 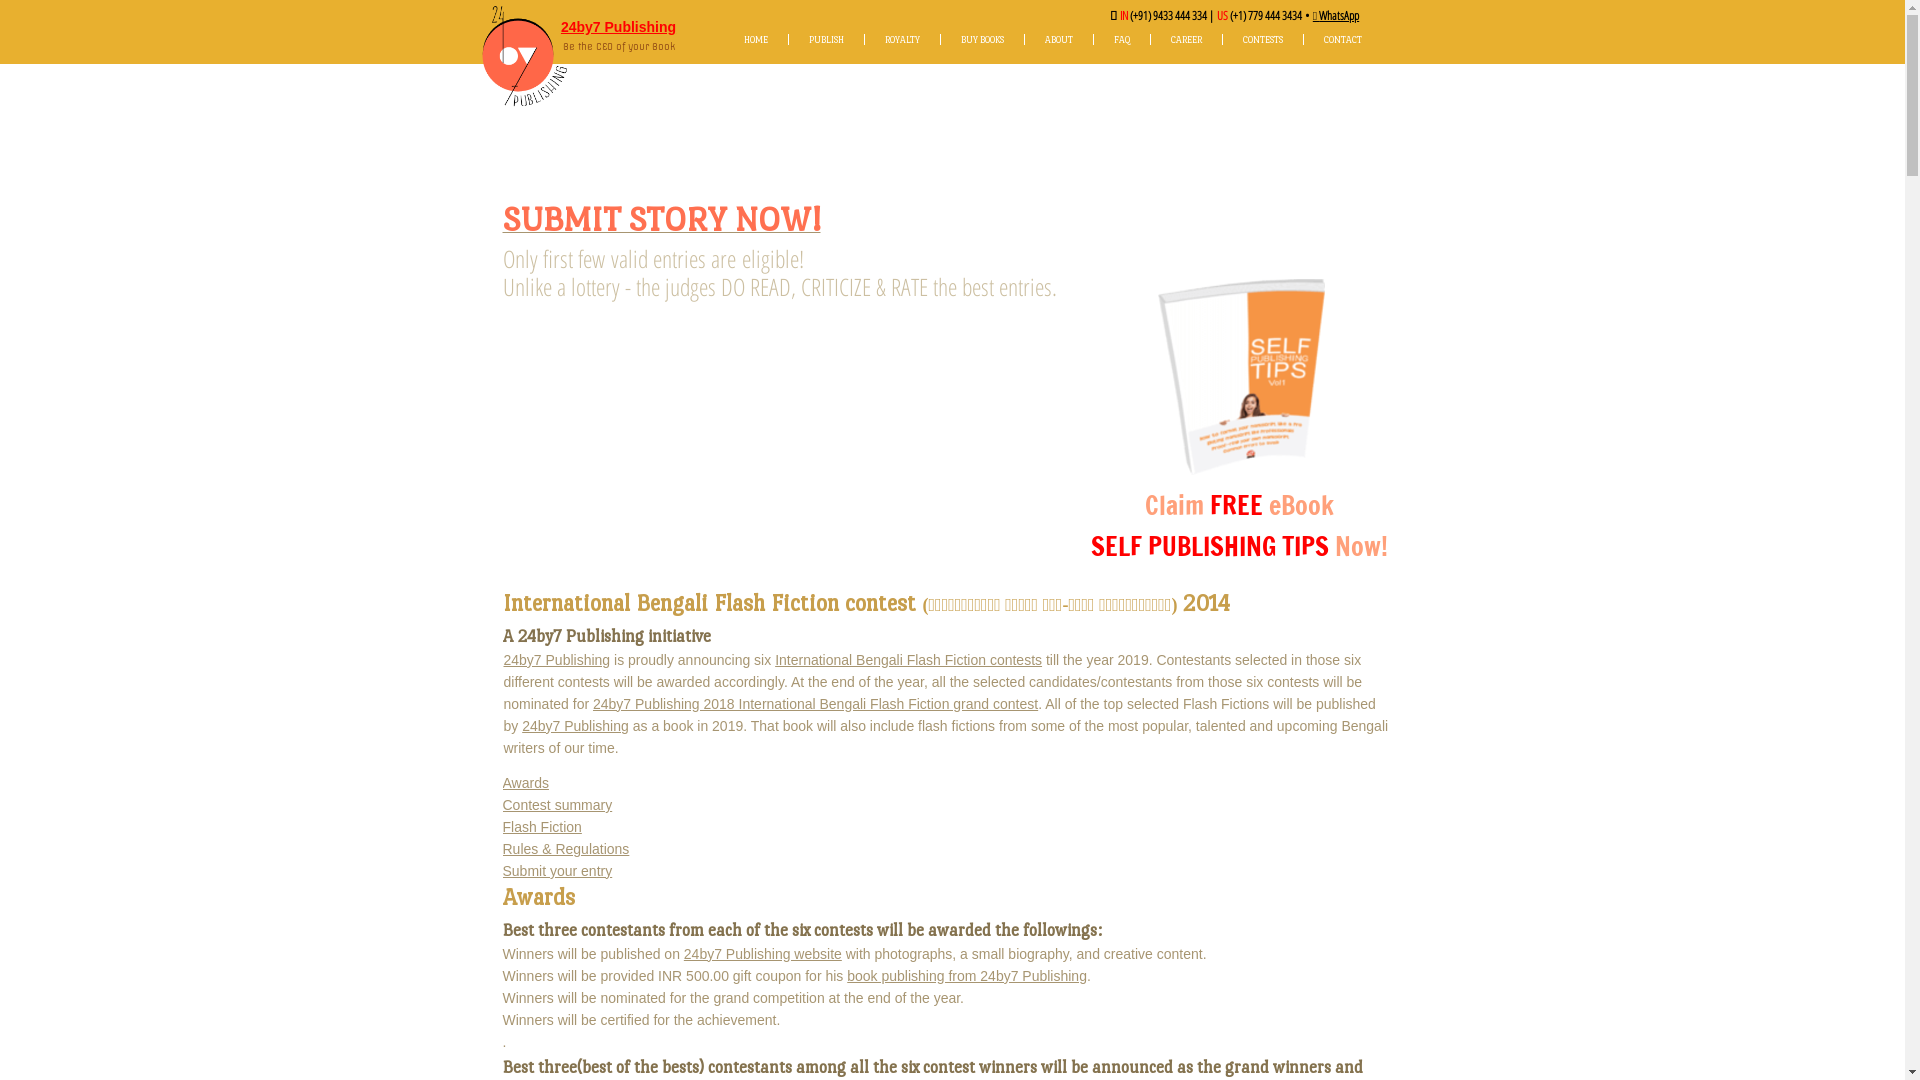 What do you see at coordinates (556, 870) in the screenshot?
I see `'Submit your entry'` at bounding box center [556, 870].